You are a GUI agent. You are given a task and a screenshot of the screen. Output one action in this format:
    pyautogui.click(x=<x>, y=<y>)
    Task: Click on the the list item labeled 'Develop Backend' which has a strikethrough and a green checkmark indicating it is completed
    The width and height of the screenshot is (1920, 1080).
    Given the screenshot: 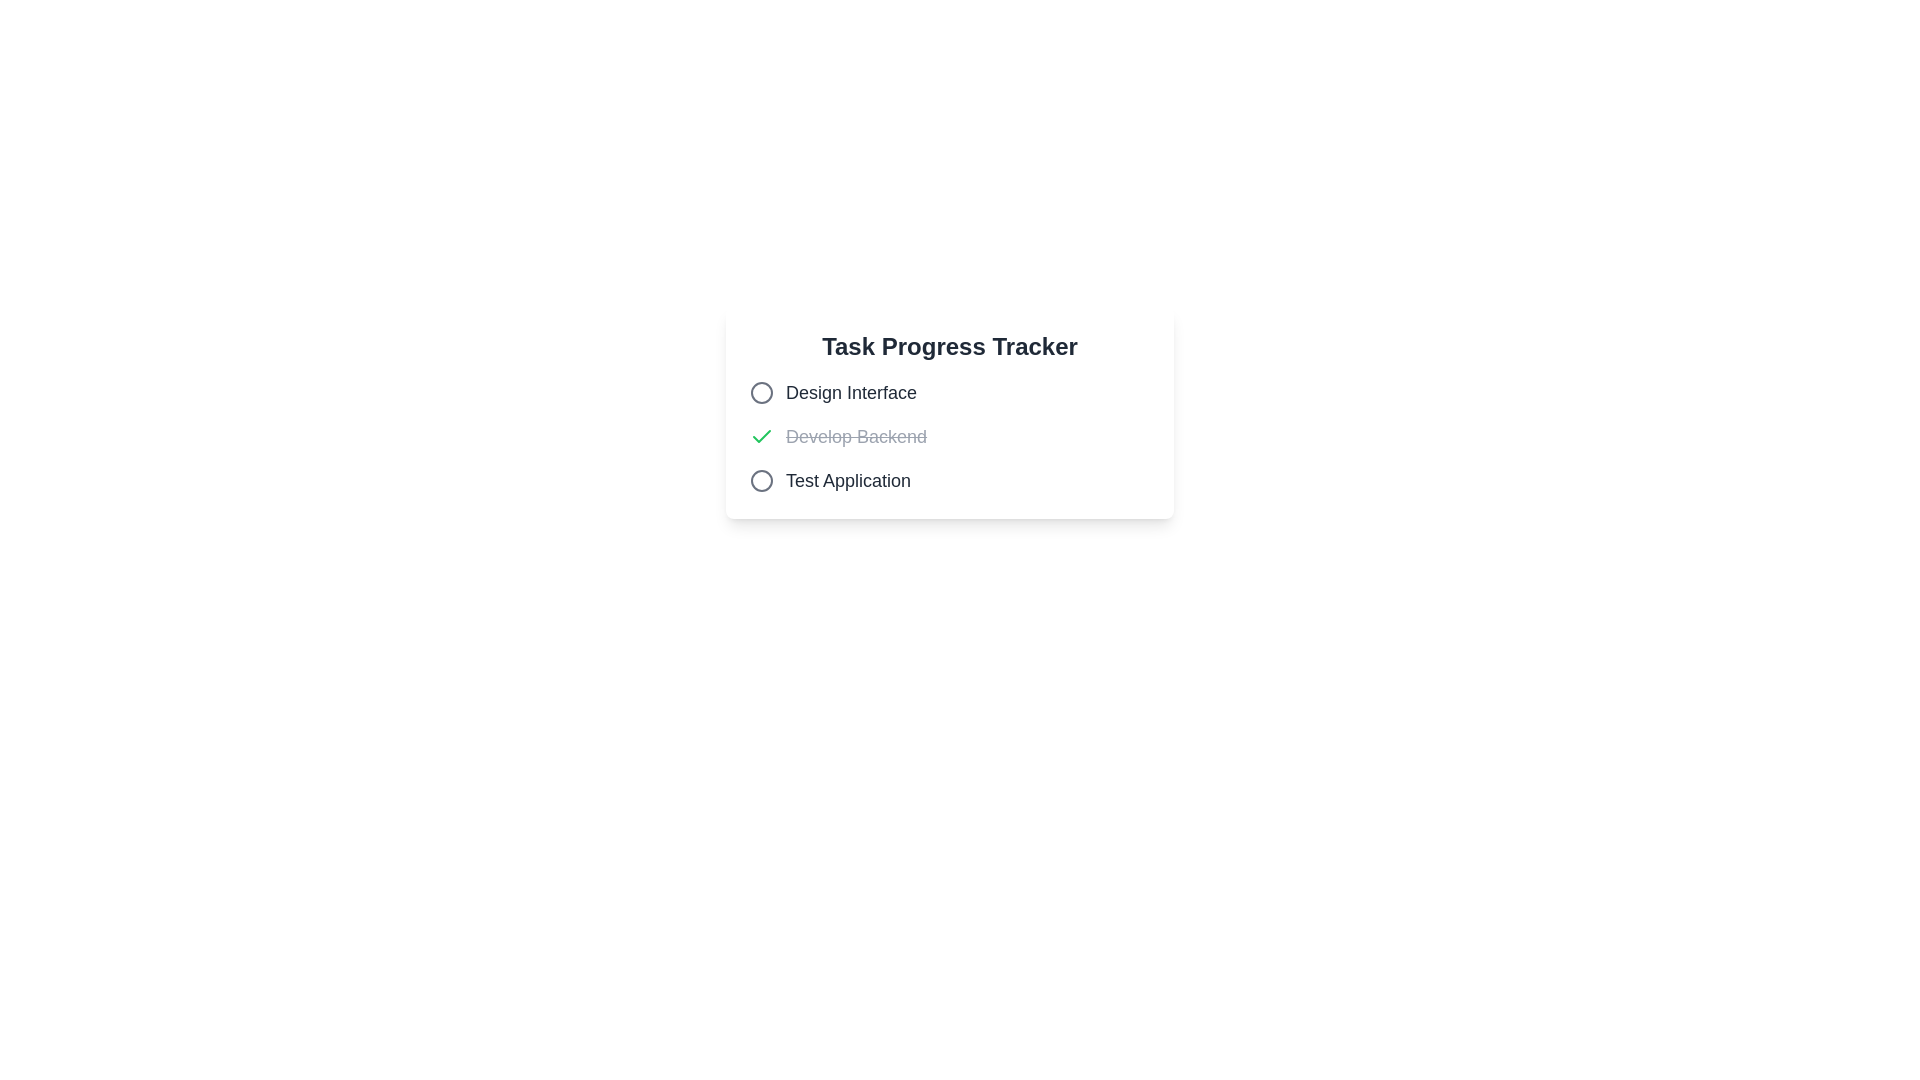 What is the action you would take?
    pyautogui.click(x=838, y=435)
    